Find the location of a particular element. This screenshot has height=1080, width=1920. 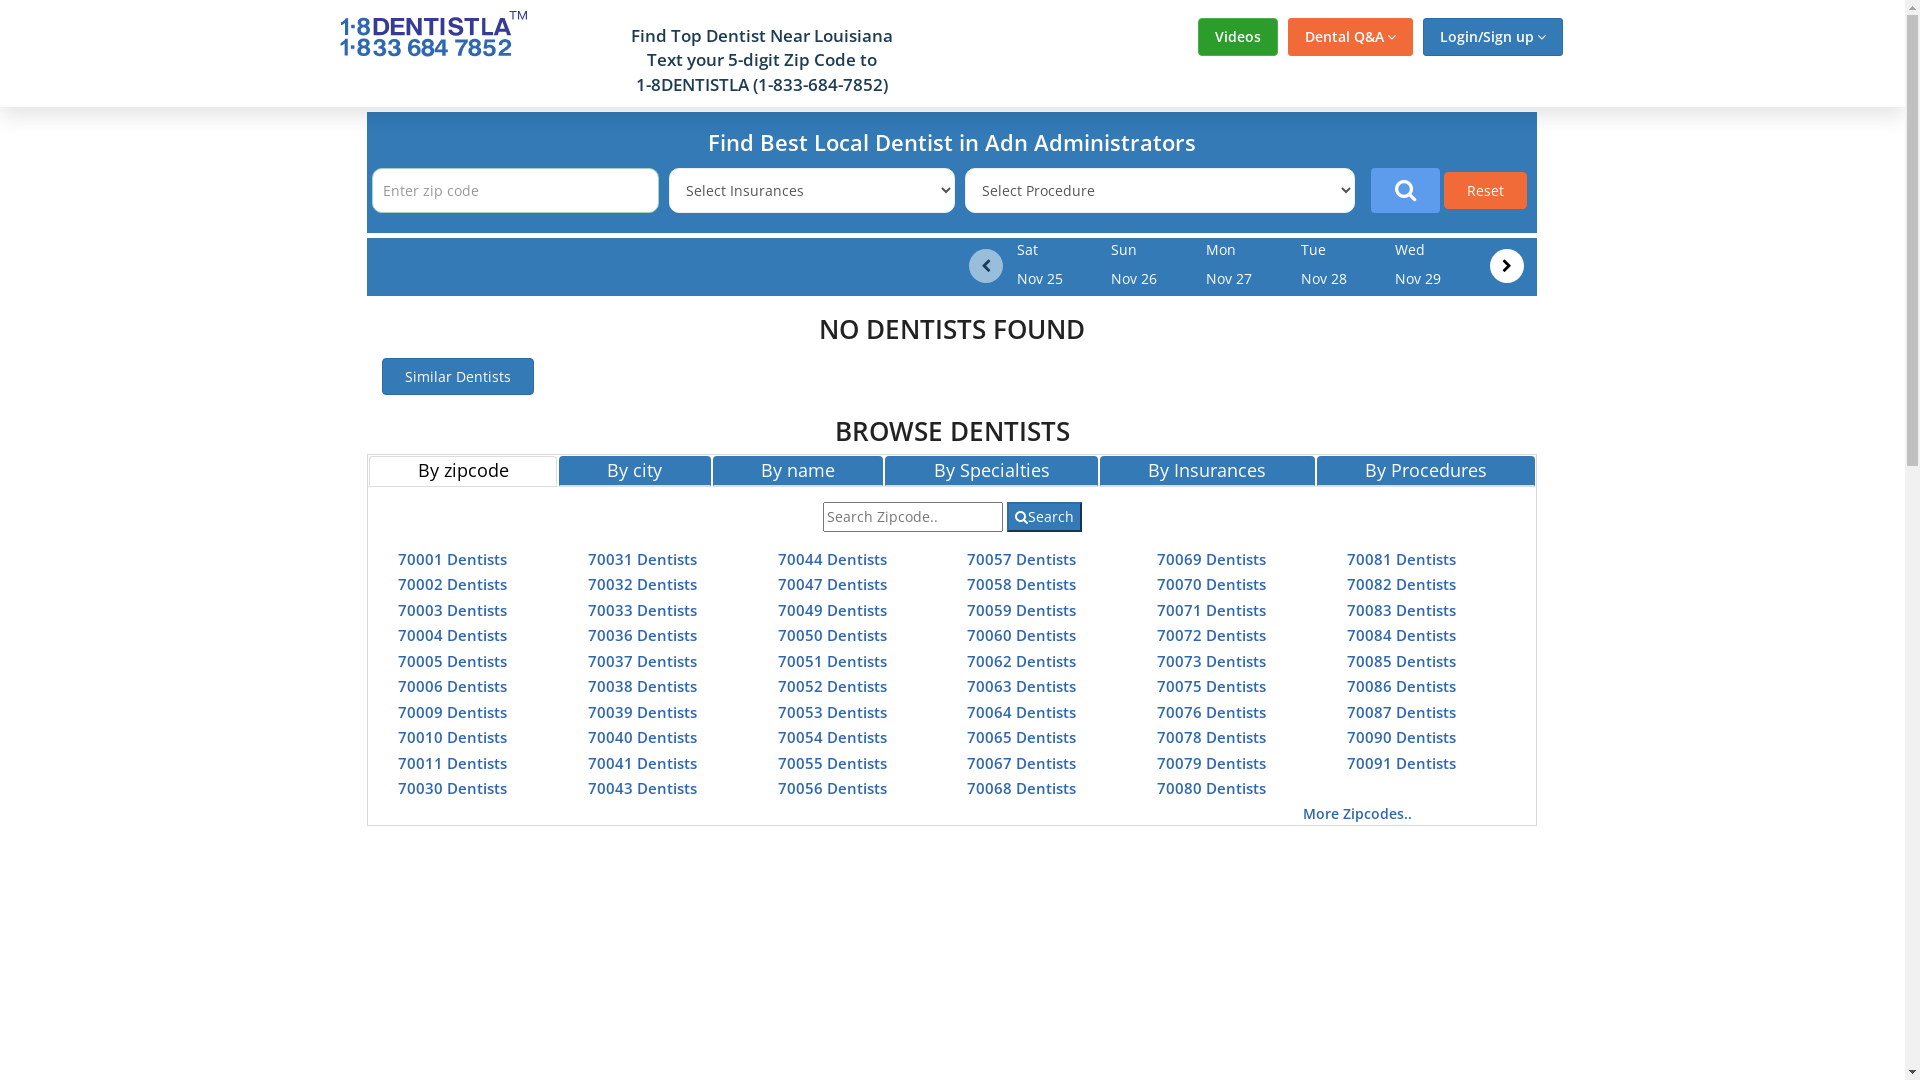

'70002 Dentists' is located at coordinates (398, 583).